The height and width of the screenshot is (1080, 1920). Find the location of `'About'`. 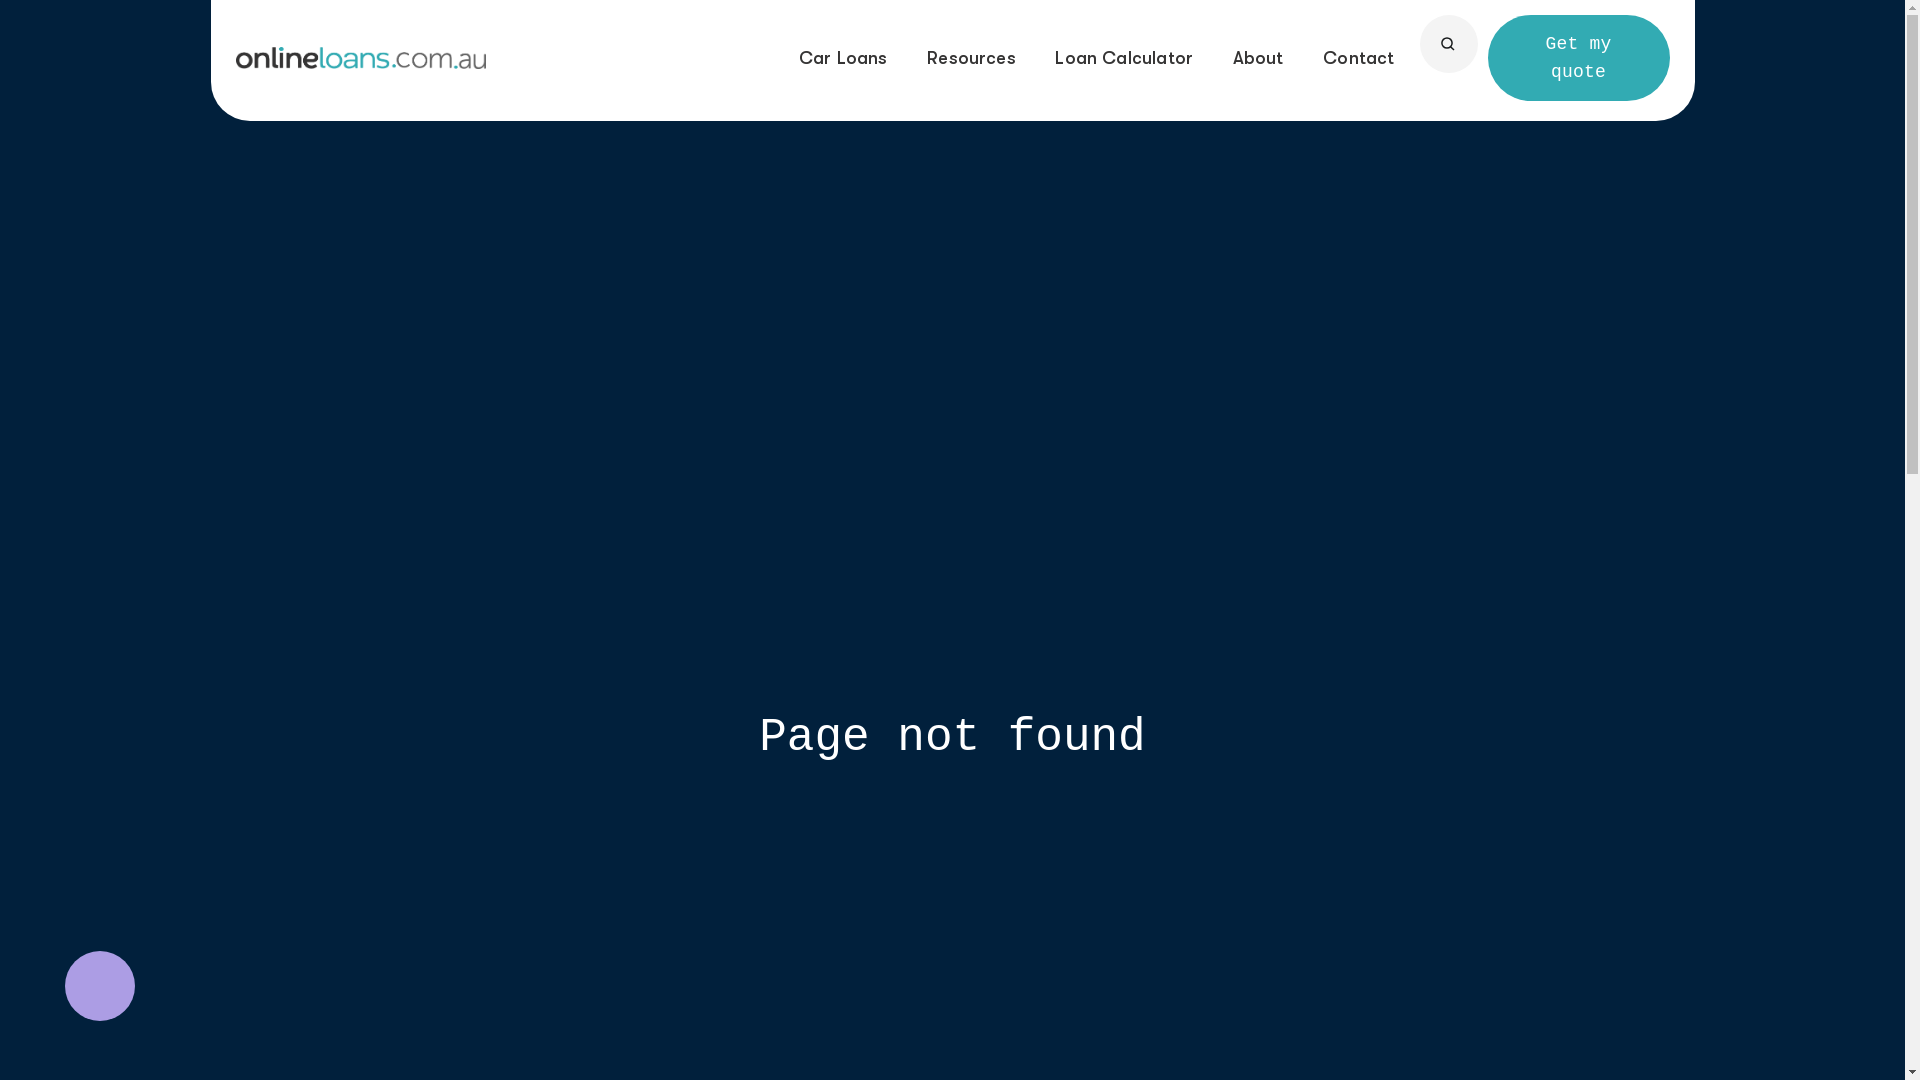

'About' is located at coordinates (1232, 56).